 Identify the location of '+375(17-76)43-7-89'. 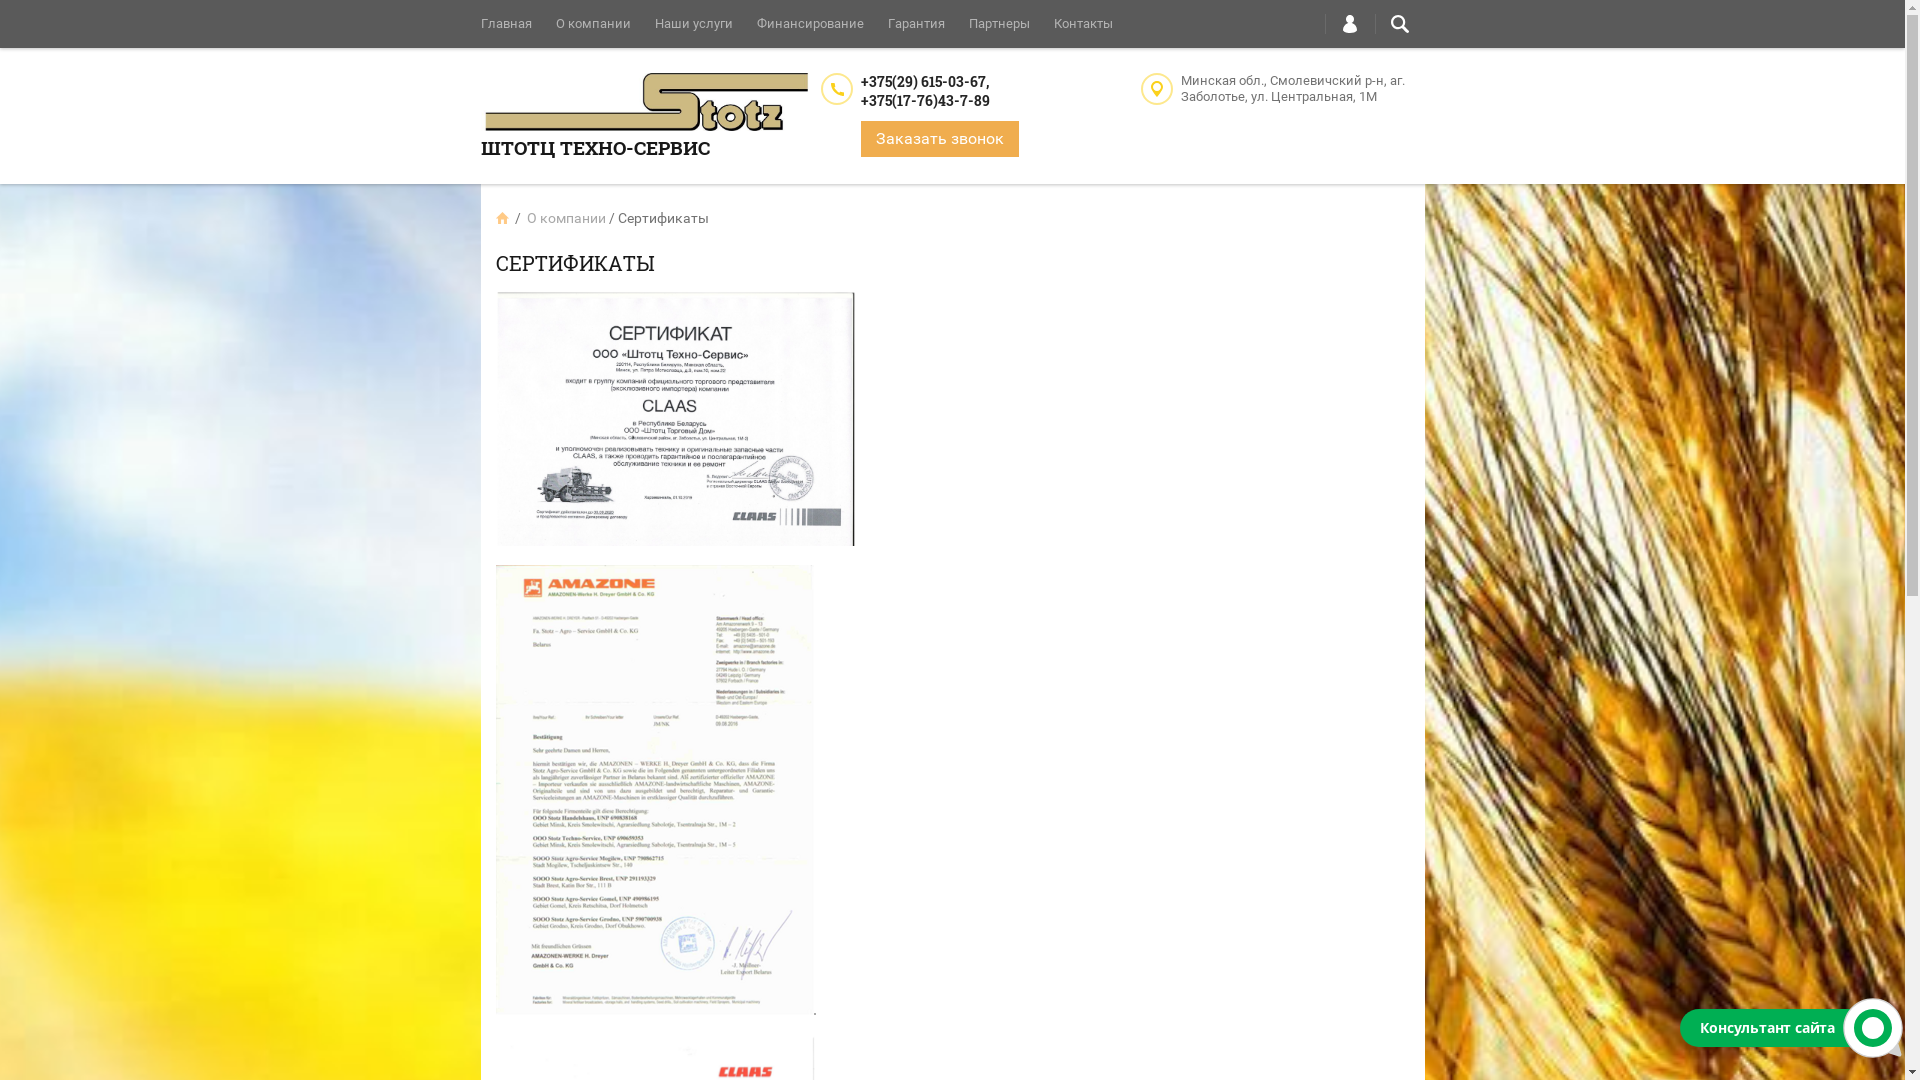
(859, 100).